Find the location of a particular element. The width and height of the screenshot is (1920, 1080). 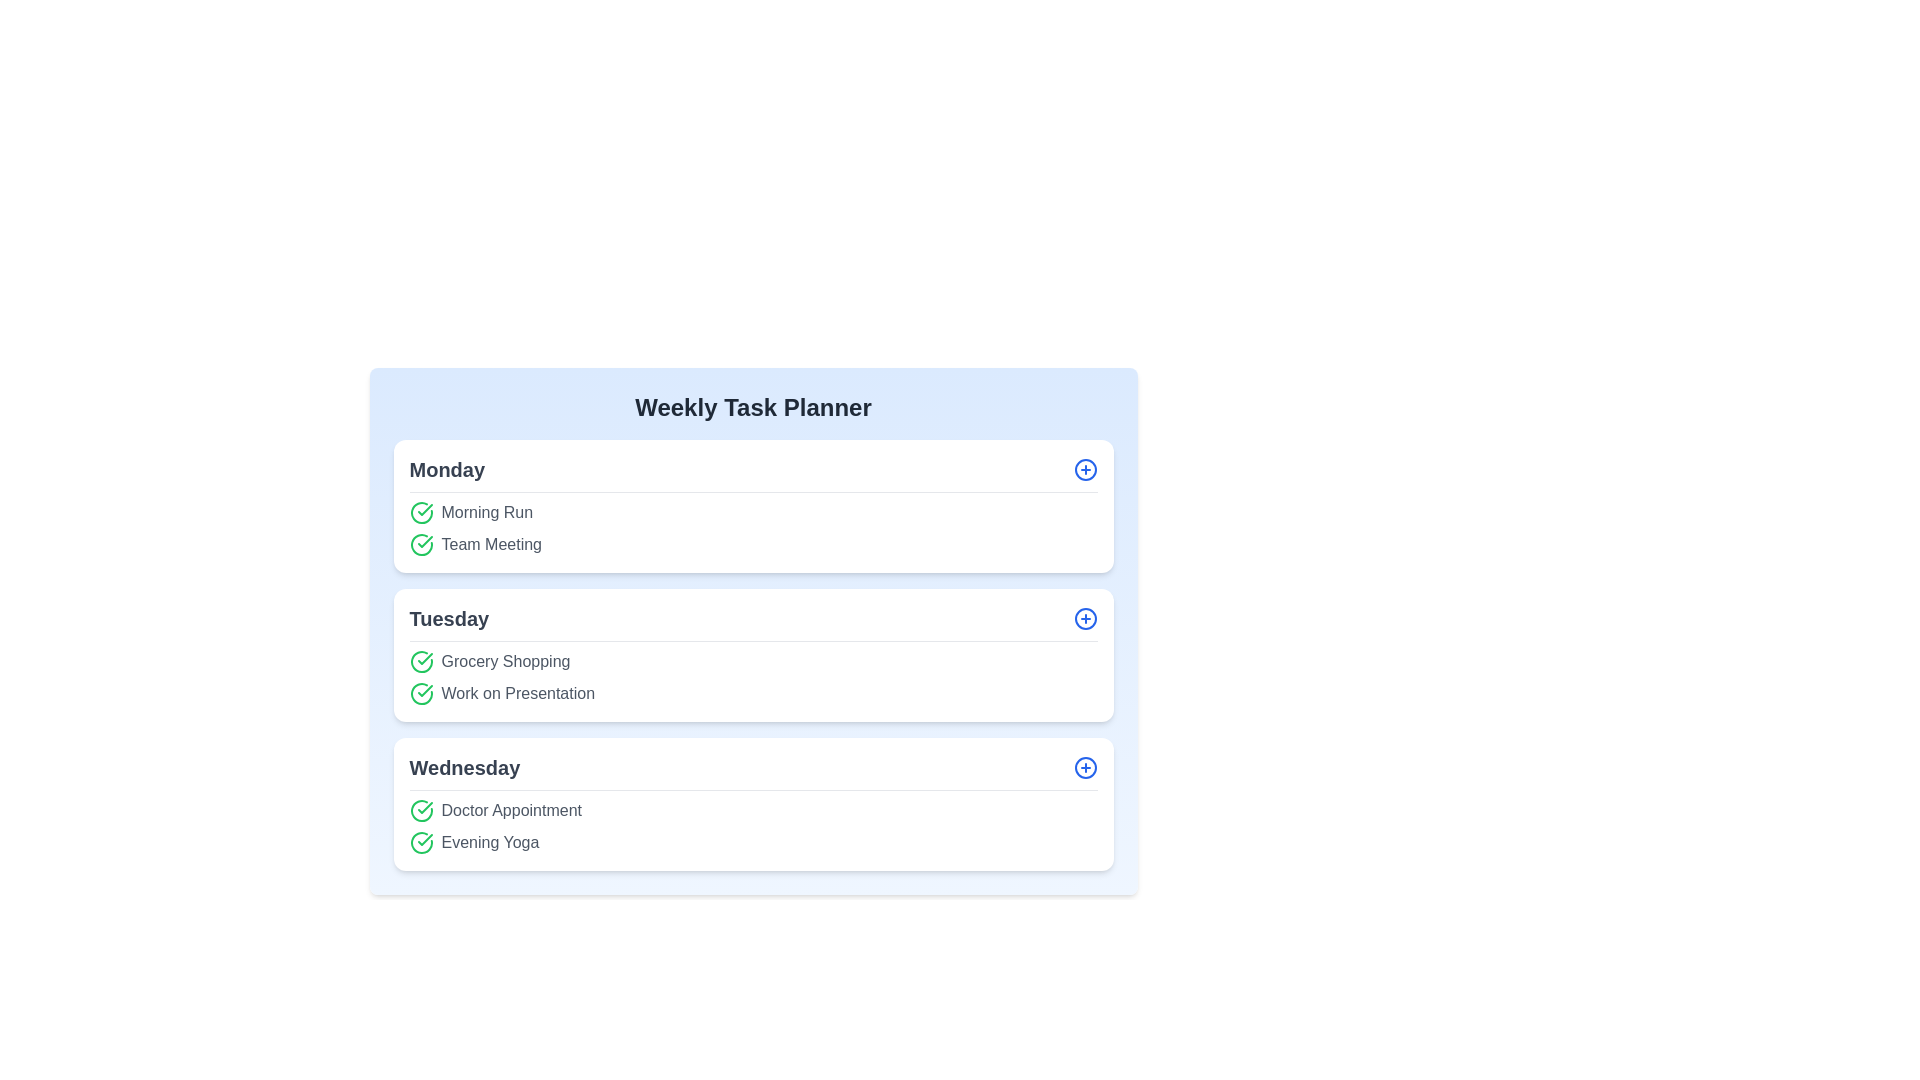

the 'Add Task' button for Tuesday is located at coordinates (1084, 617).